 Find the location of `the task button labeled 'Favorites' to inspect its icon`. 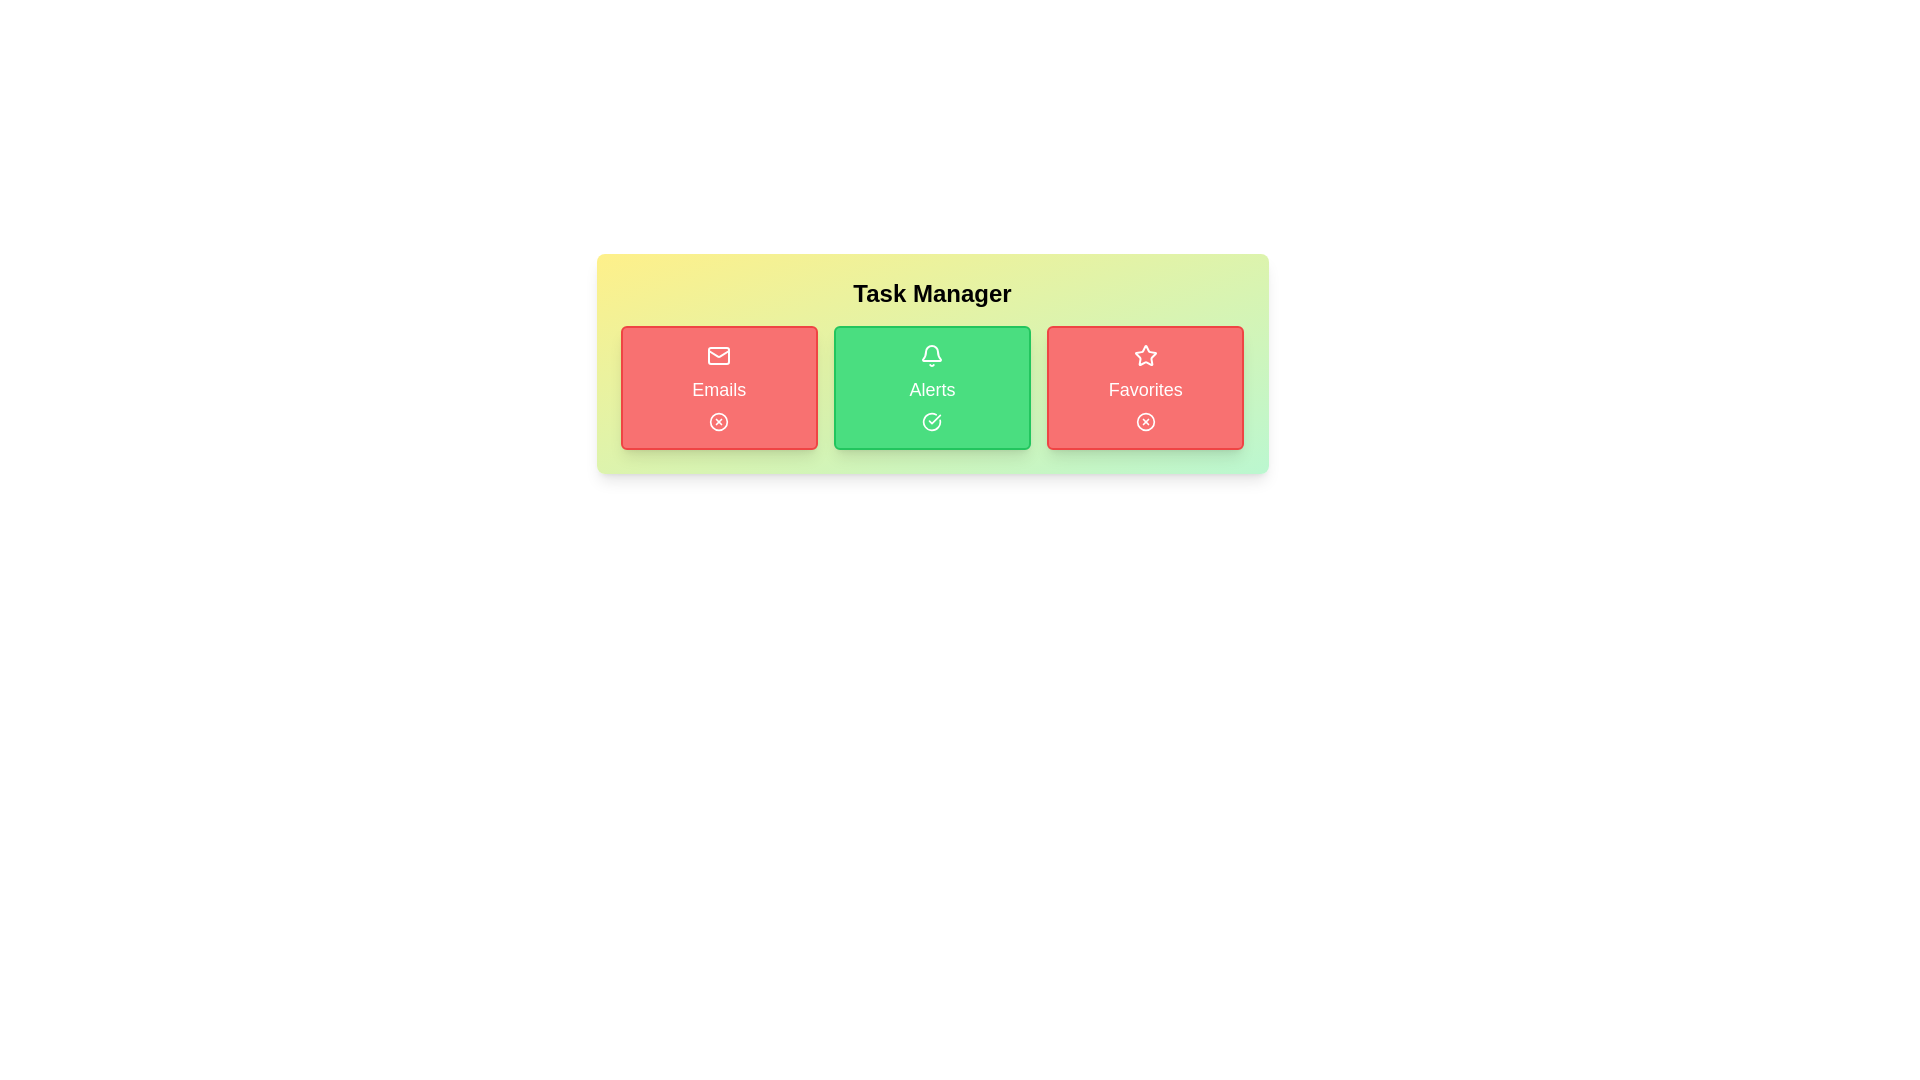

the task button labeled 'Favorites' to inspect its icon is located at coordinates (1145, 388).